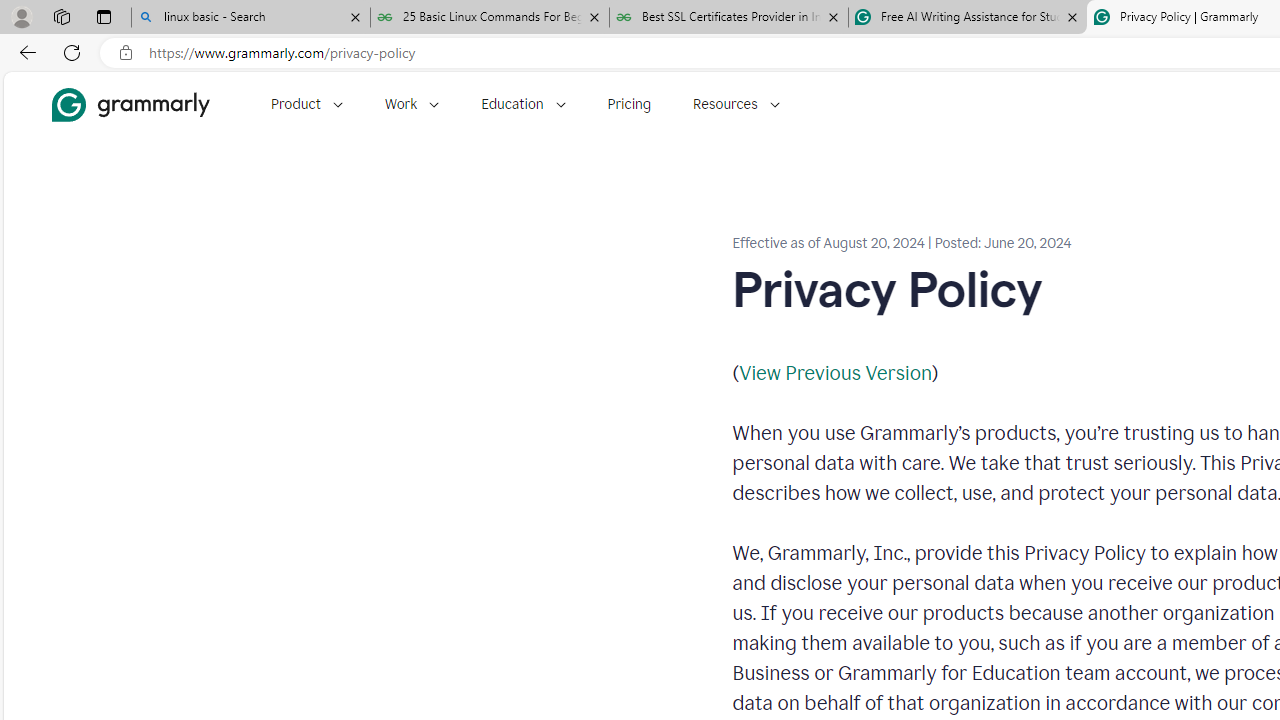  I want to click on 'View Previous Version', so click(835, 372).